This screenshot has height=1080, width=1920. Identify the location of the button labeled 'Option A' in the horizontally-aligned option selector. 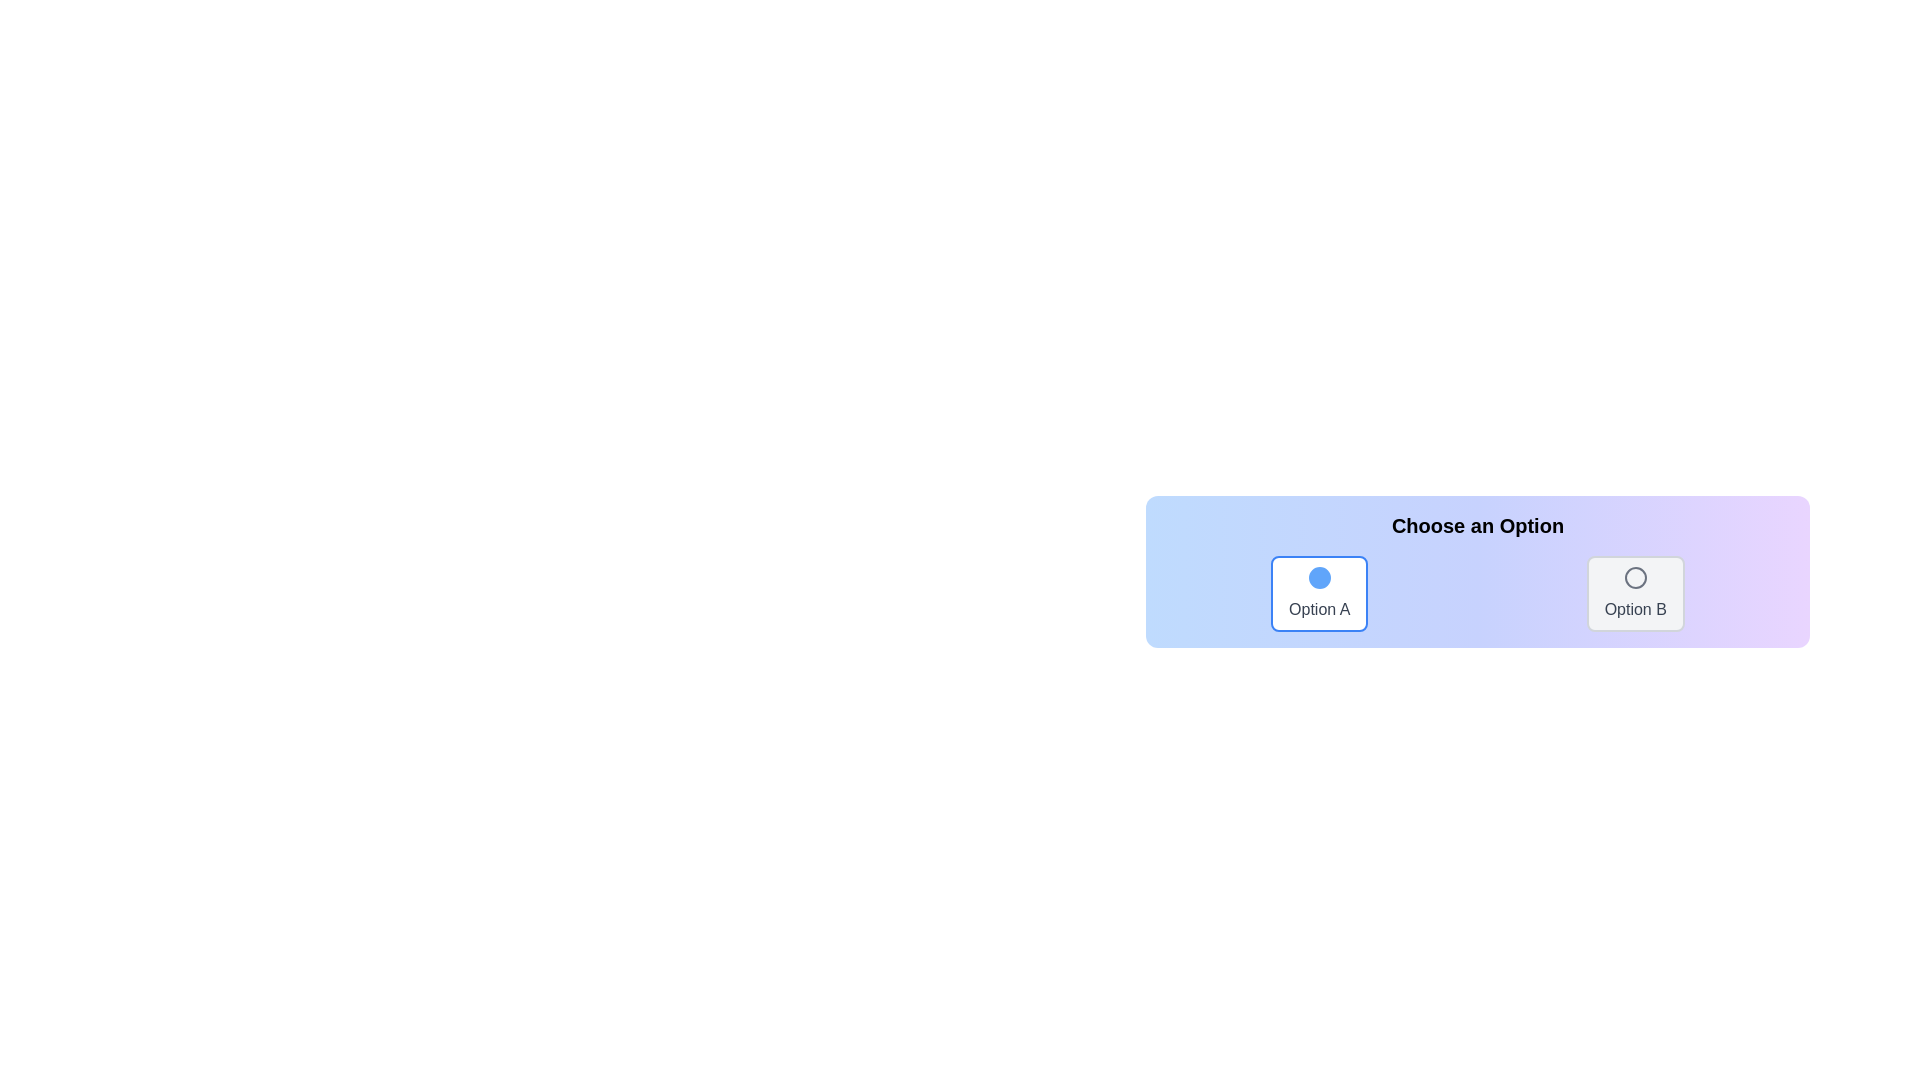
(1319, 593).